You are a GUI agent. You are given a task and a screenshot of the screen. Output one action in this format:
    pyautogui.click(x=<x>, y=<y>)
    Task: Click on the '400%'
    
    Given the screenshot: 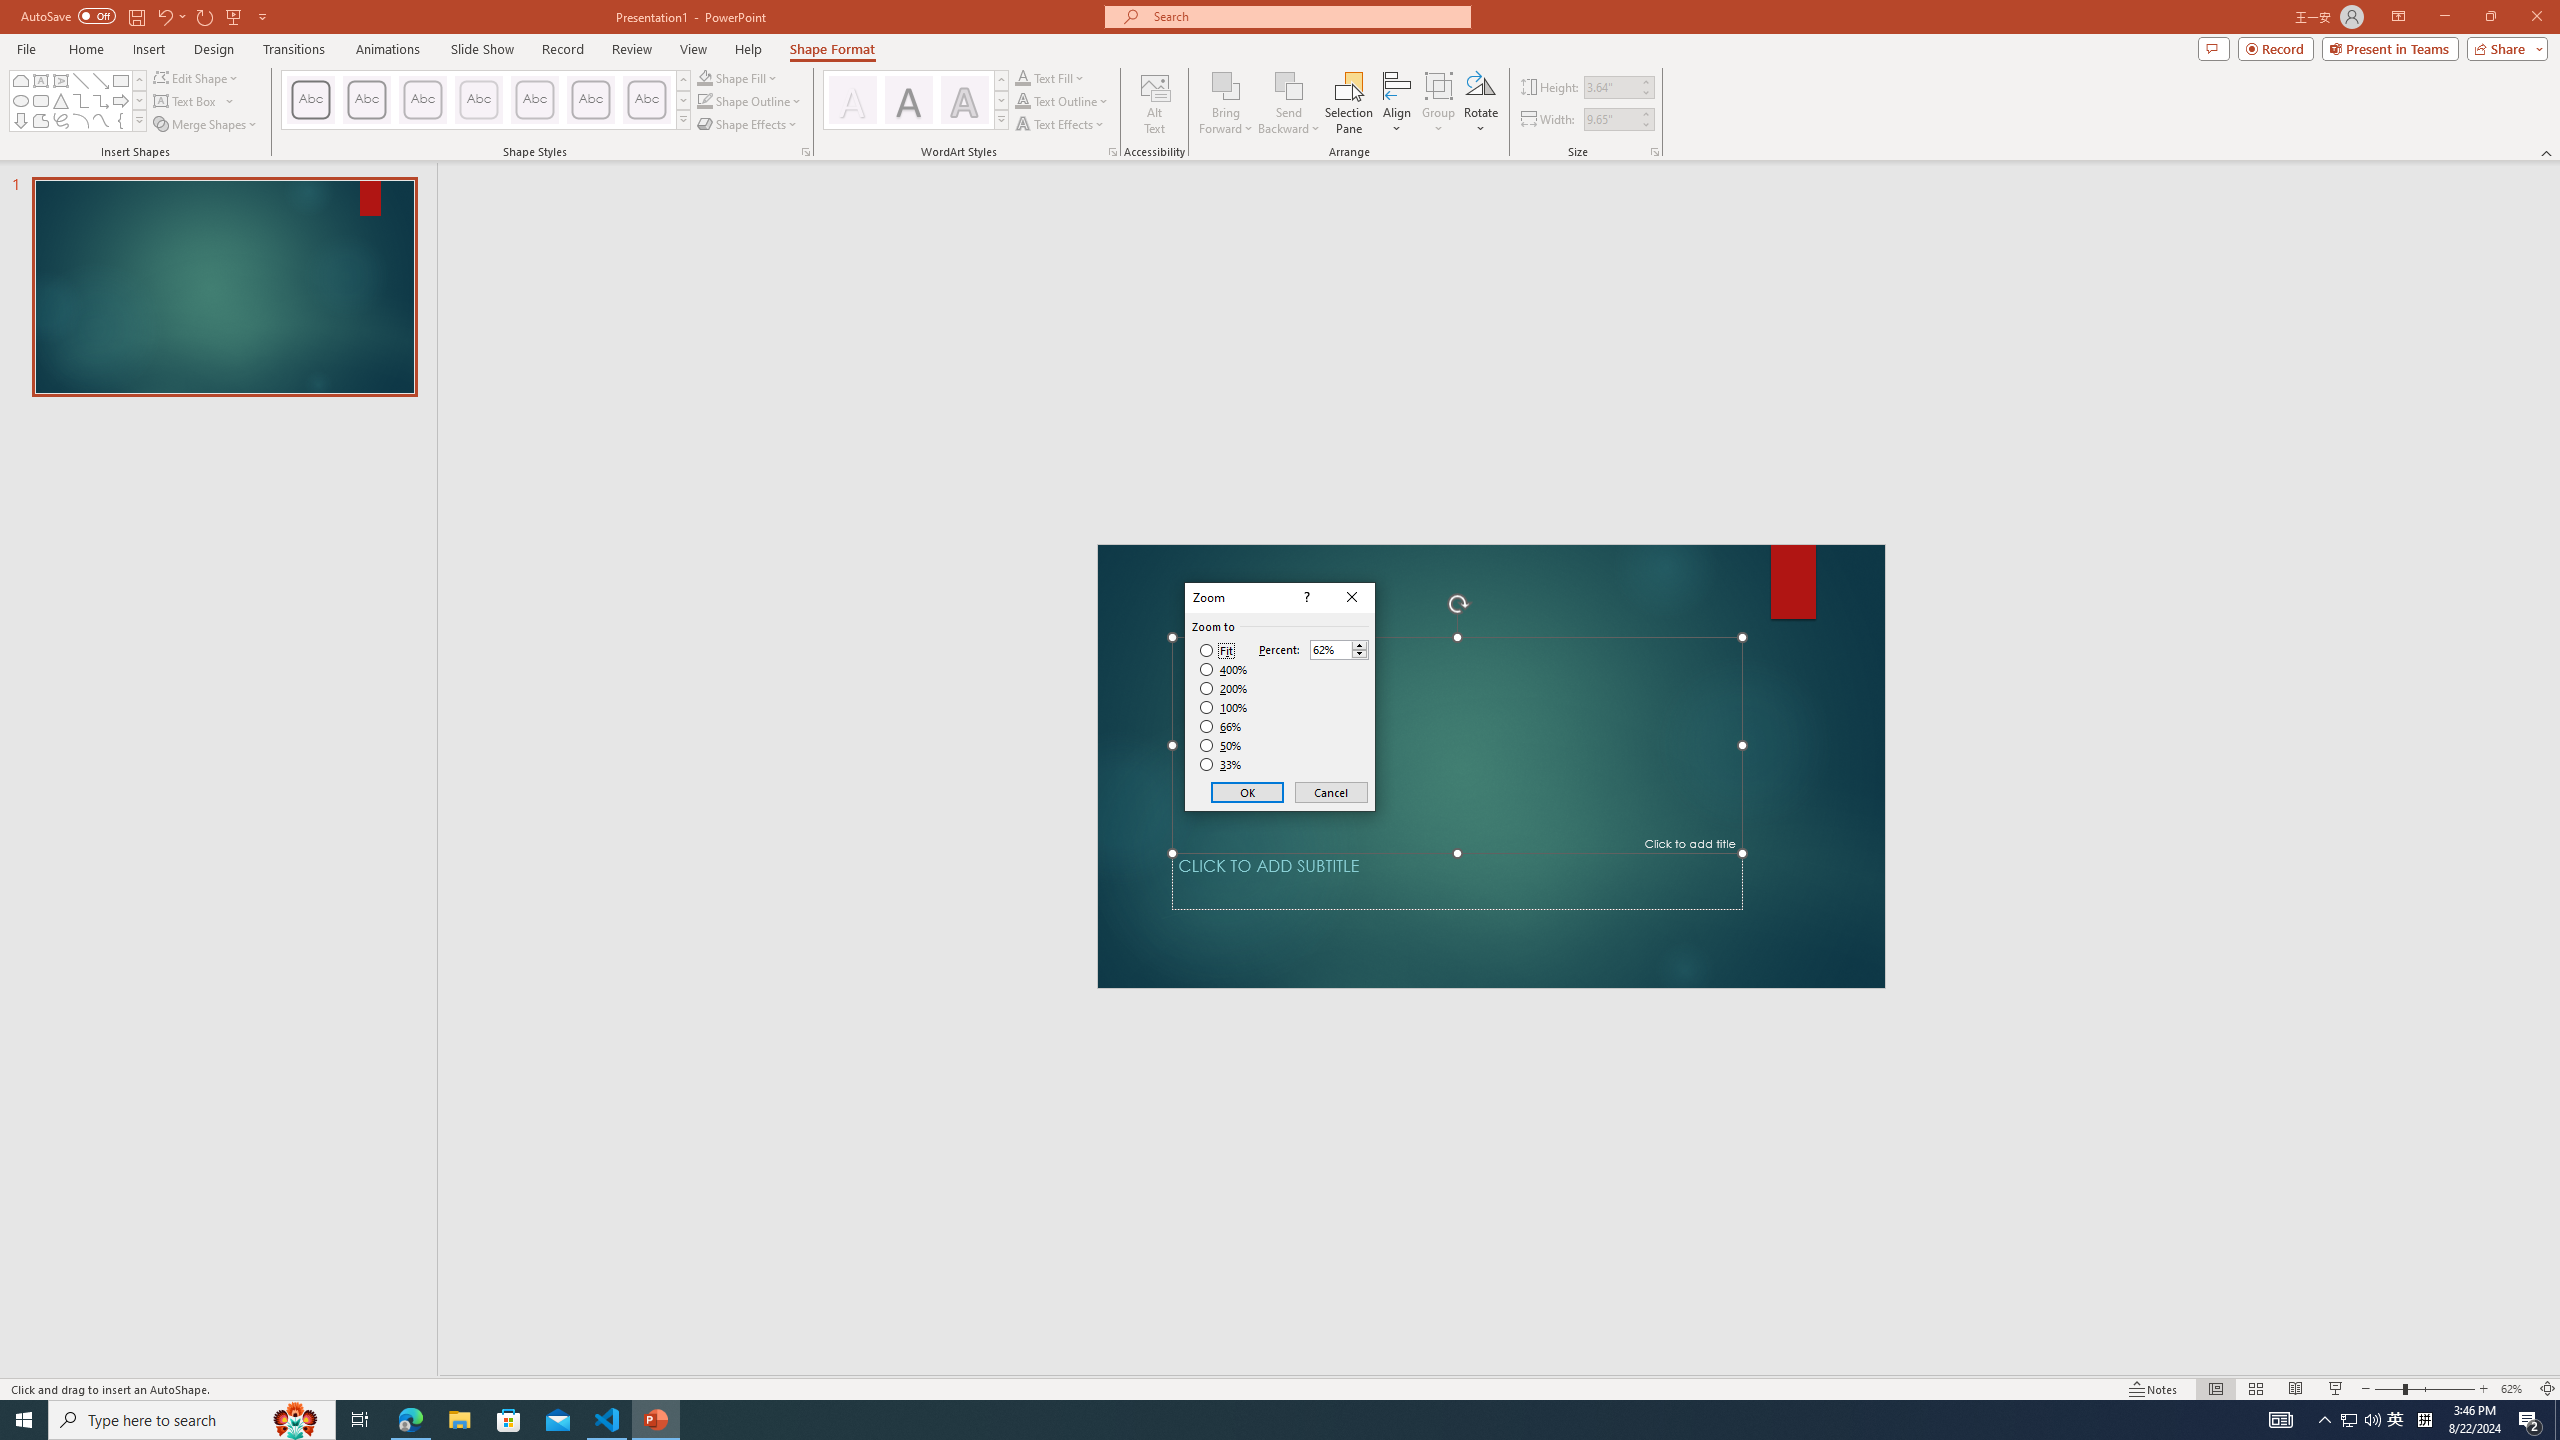 What is the action you would take?
    pyautogui.click(x=1223, y=670)
    